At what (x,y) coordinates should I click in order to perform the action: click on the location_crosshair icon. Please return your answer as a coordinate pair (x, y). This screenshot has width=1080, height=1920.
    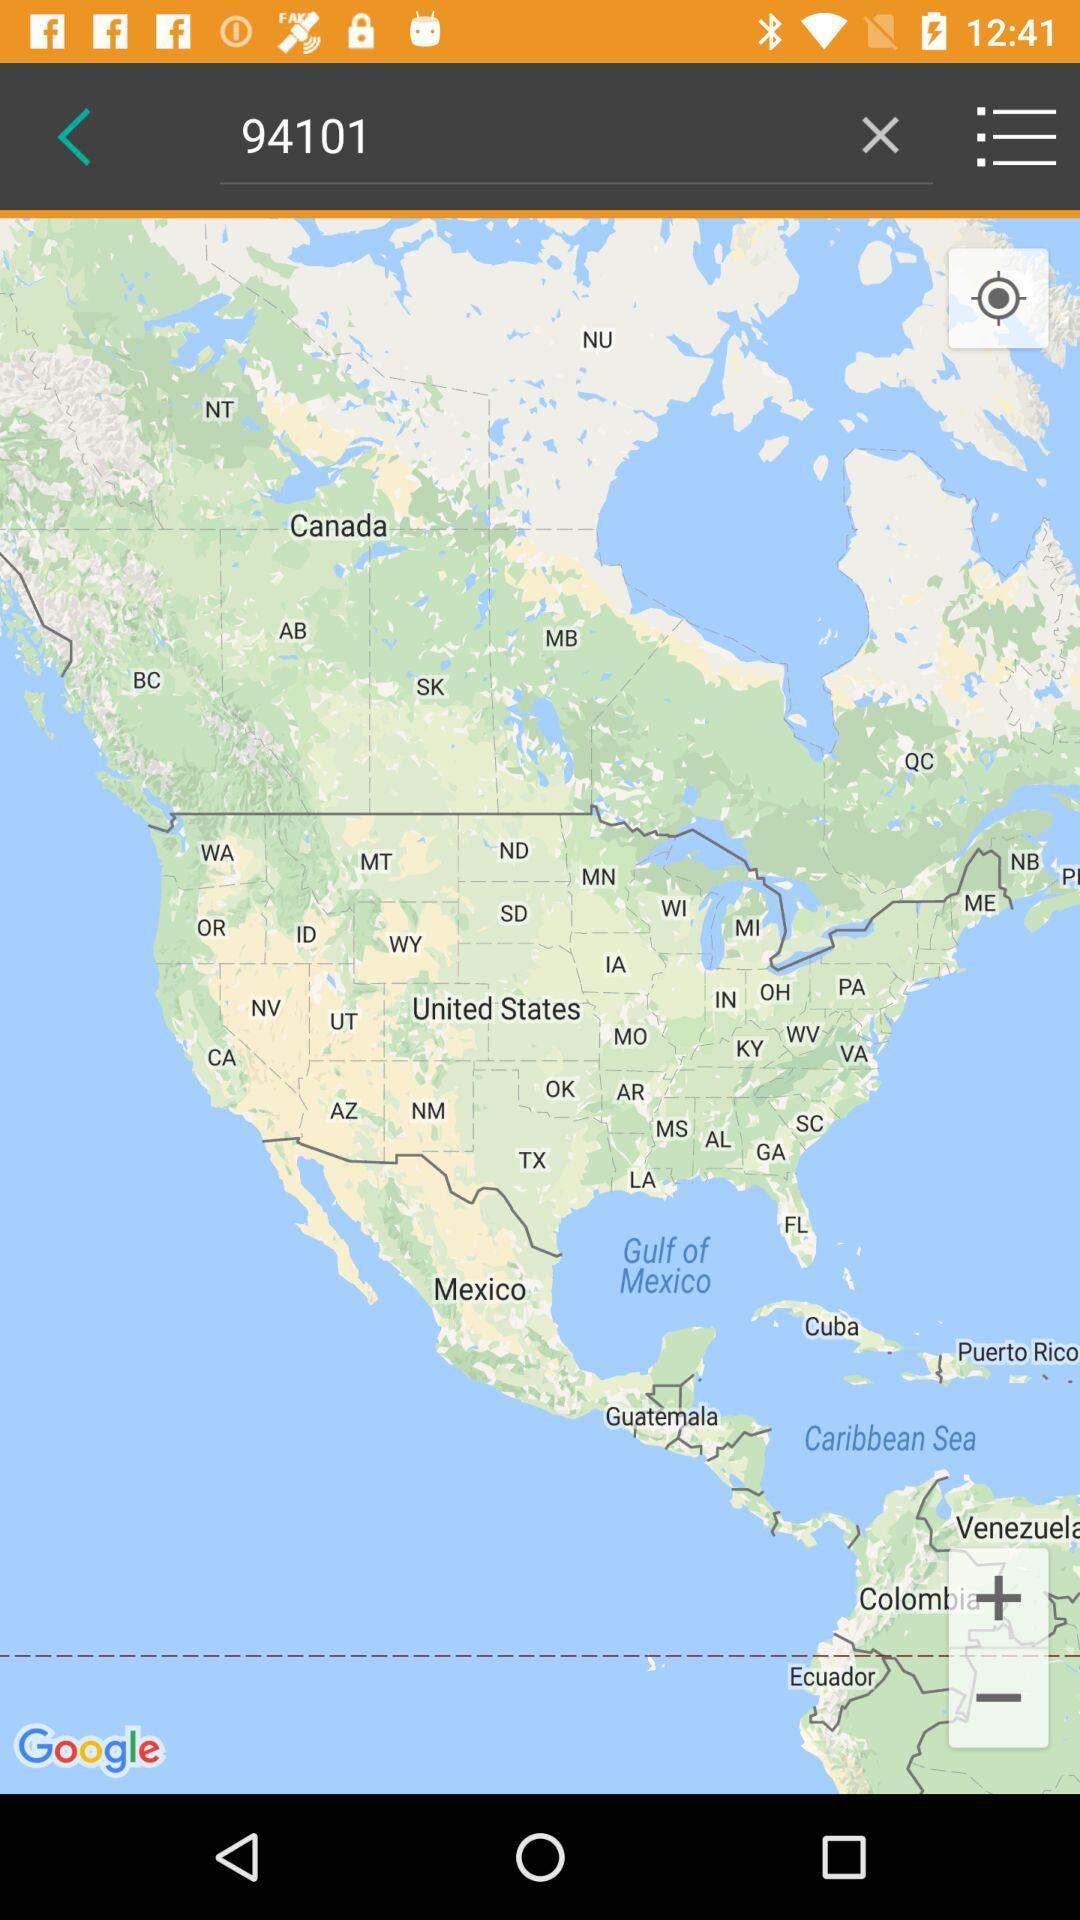
    Looking at the image, I should click on (998, 298).